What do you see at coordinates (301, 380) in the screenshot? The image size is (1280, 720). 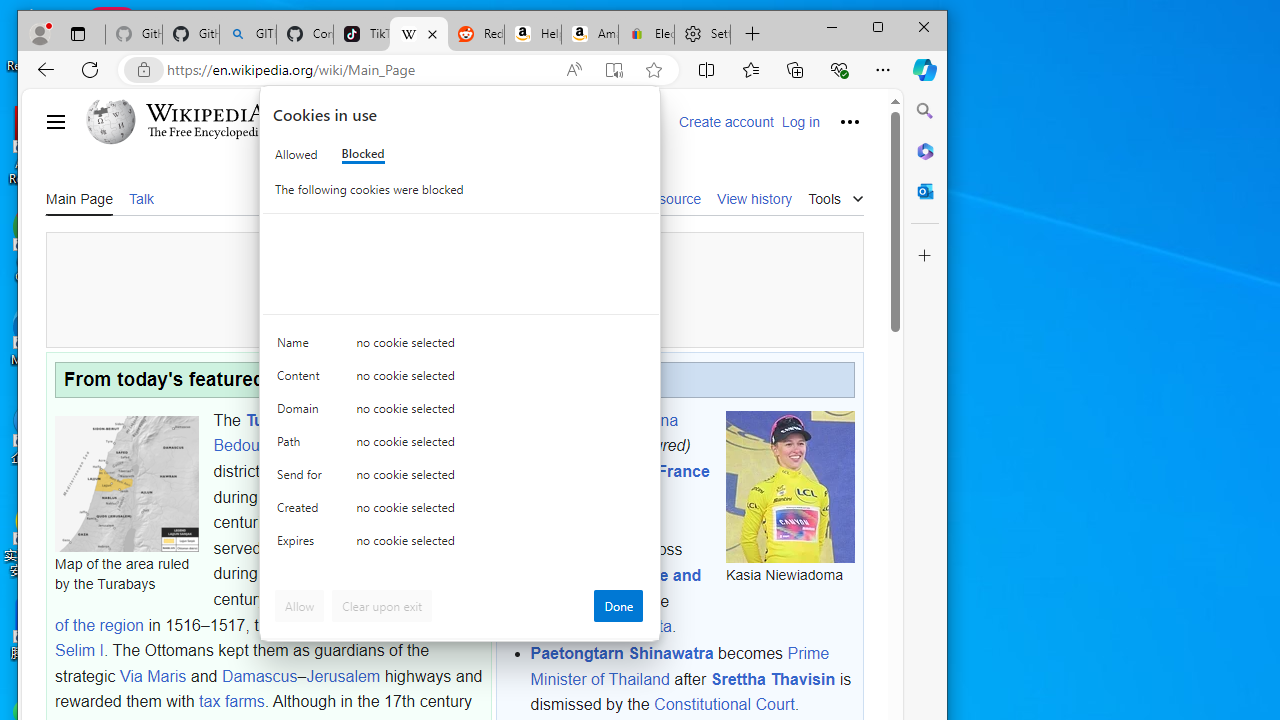 I see `'Content'` at bounding box center [301, 380].